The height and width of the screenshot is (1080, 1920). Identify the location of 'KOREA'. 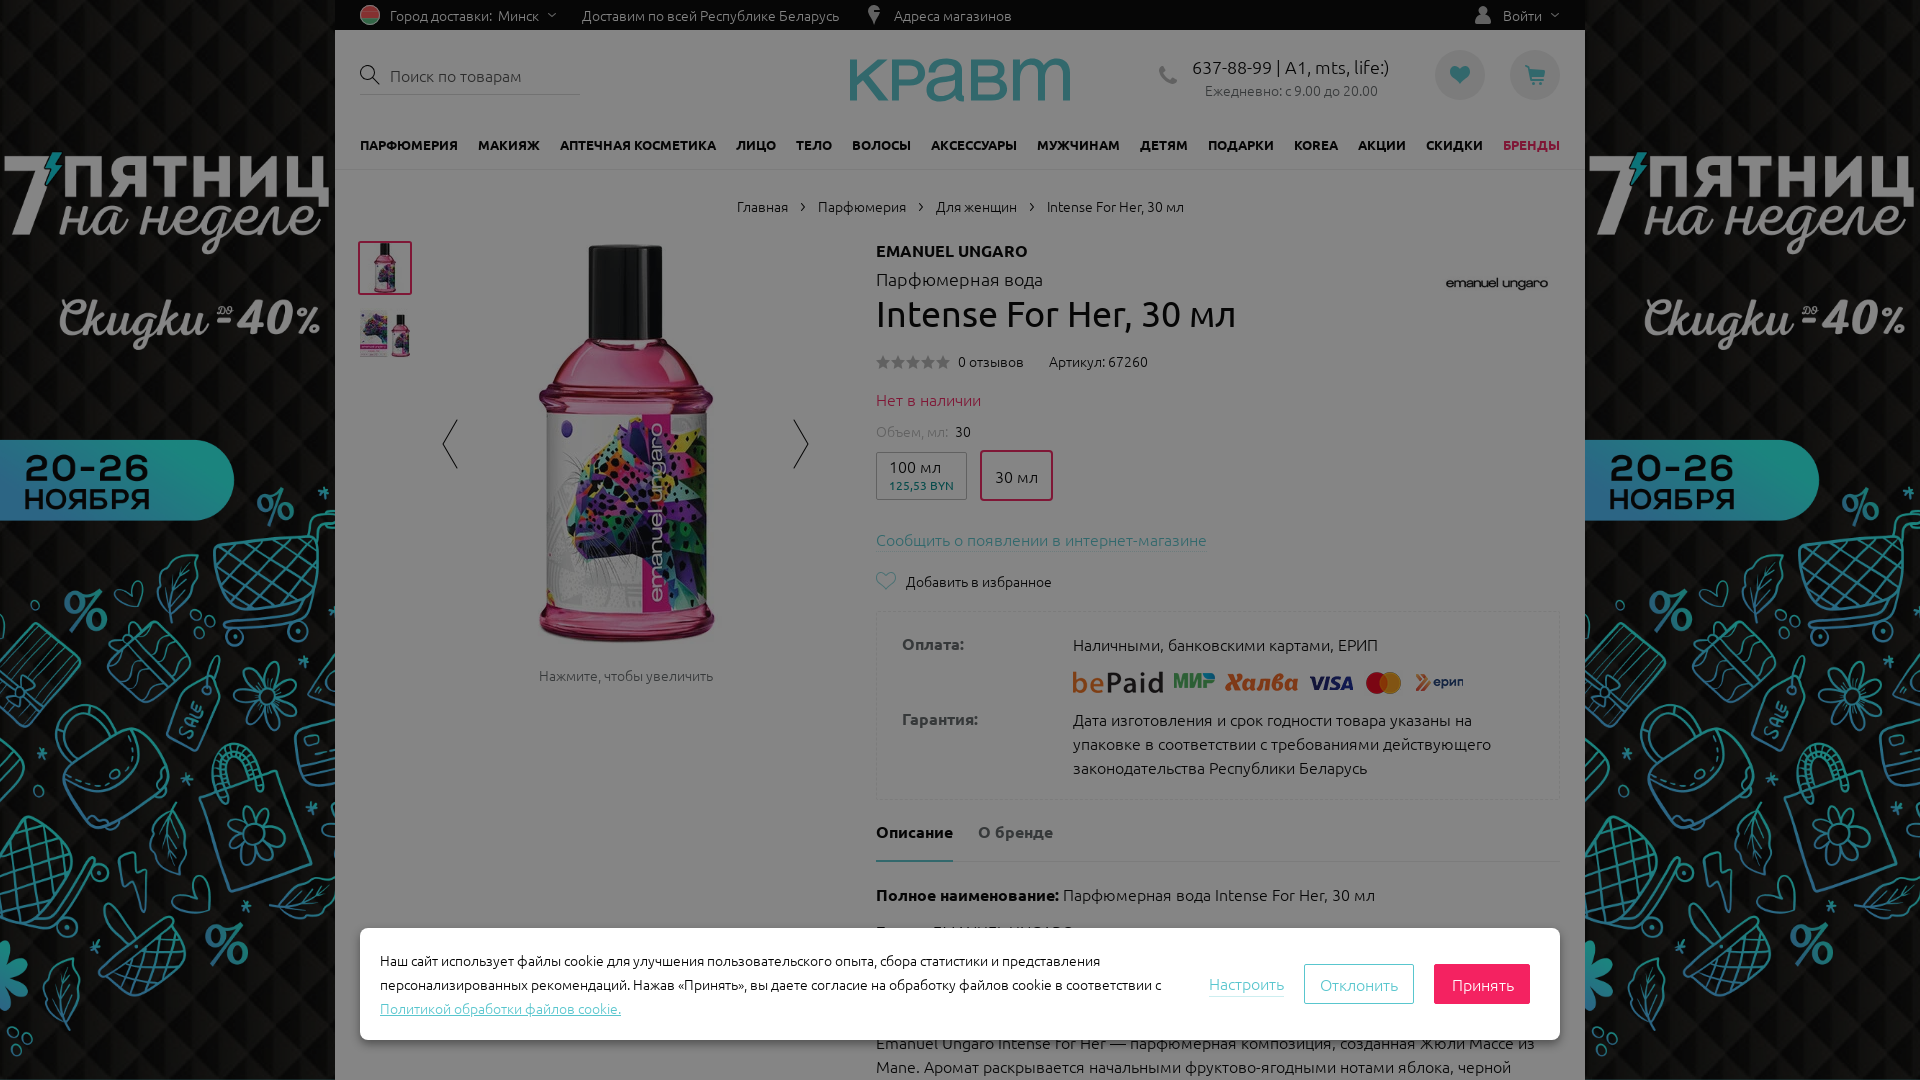
(1315, 144).